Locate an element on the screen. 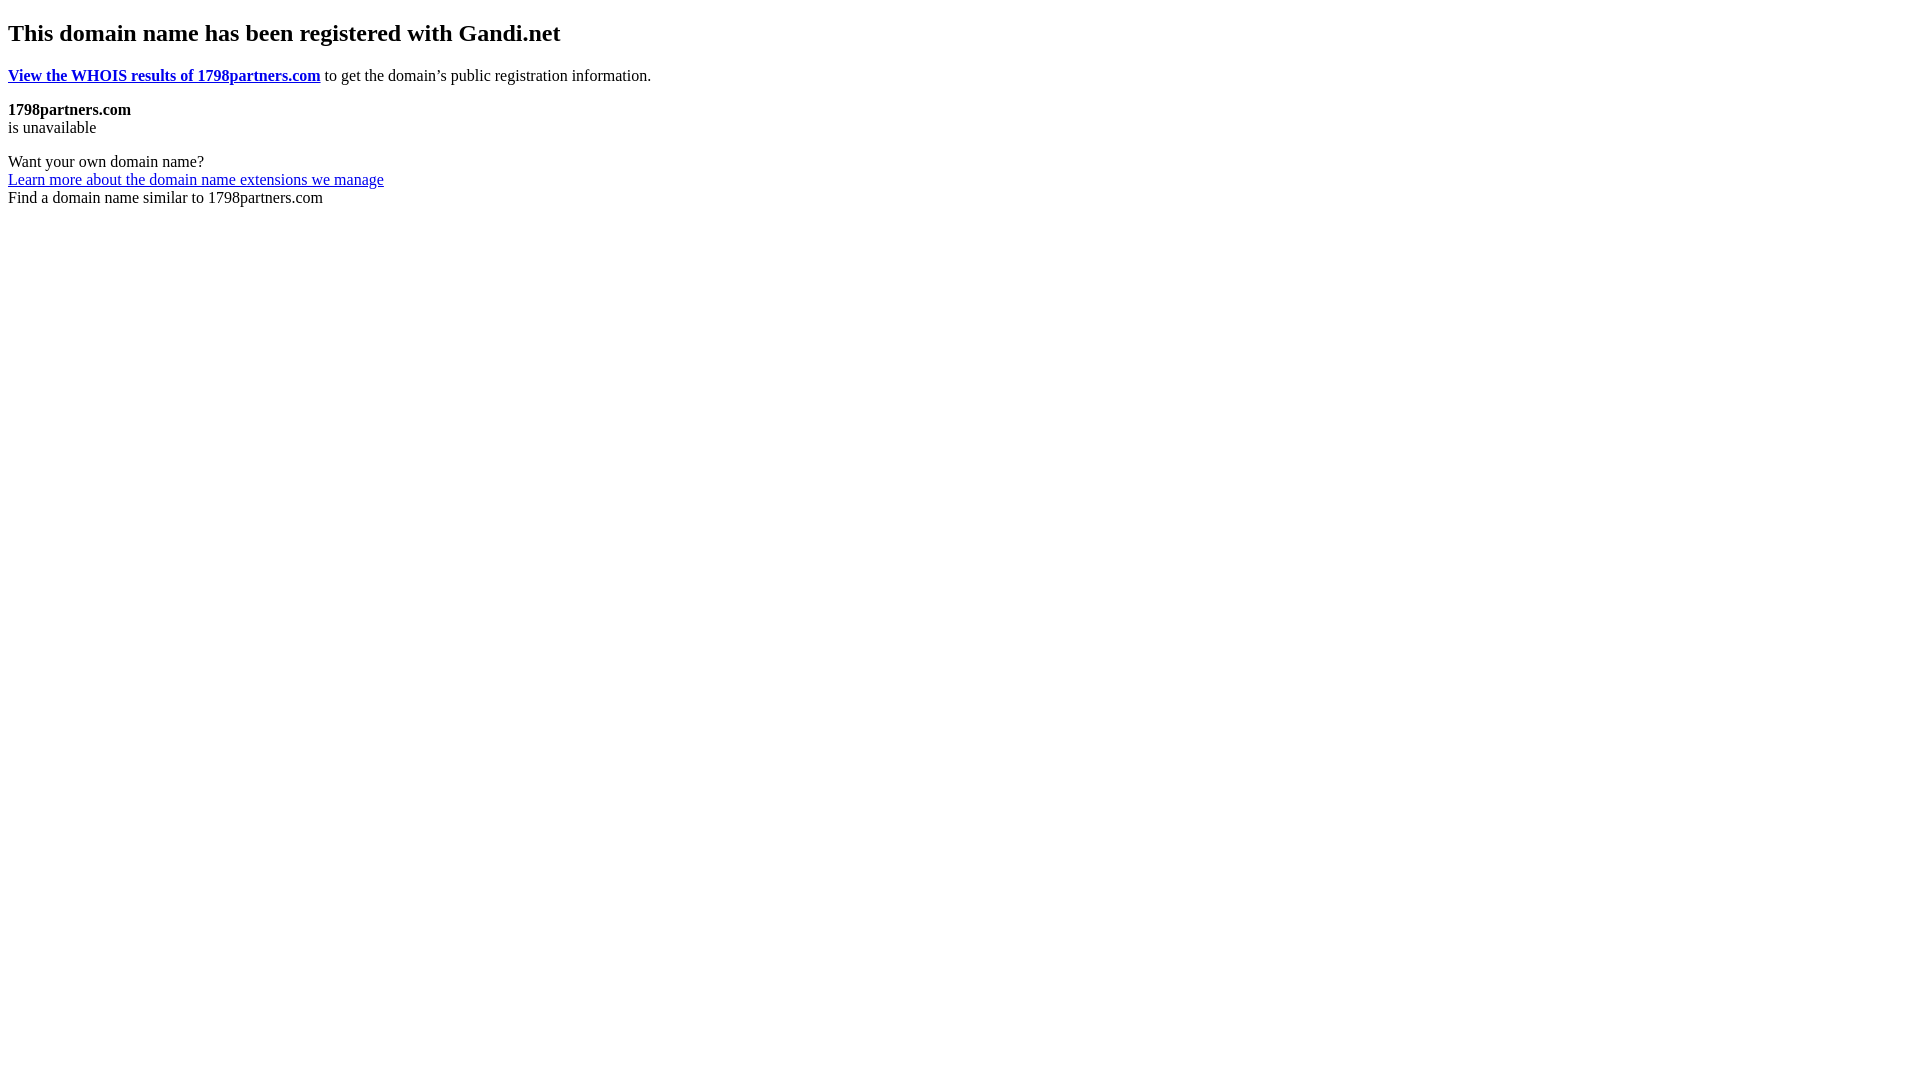 This screenshot has height=1080, width=1920. 'Find a domain name similar to 1798partners.com' is located at coordinates (165, 197).